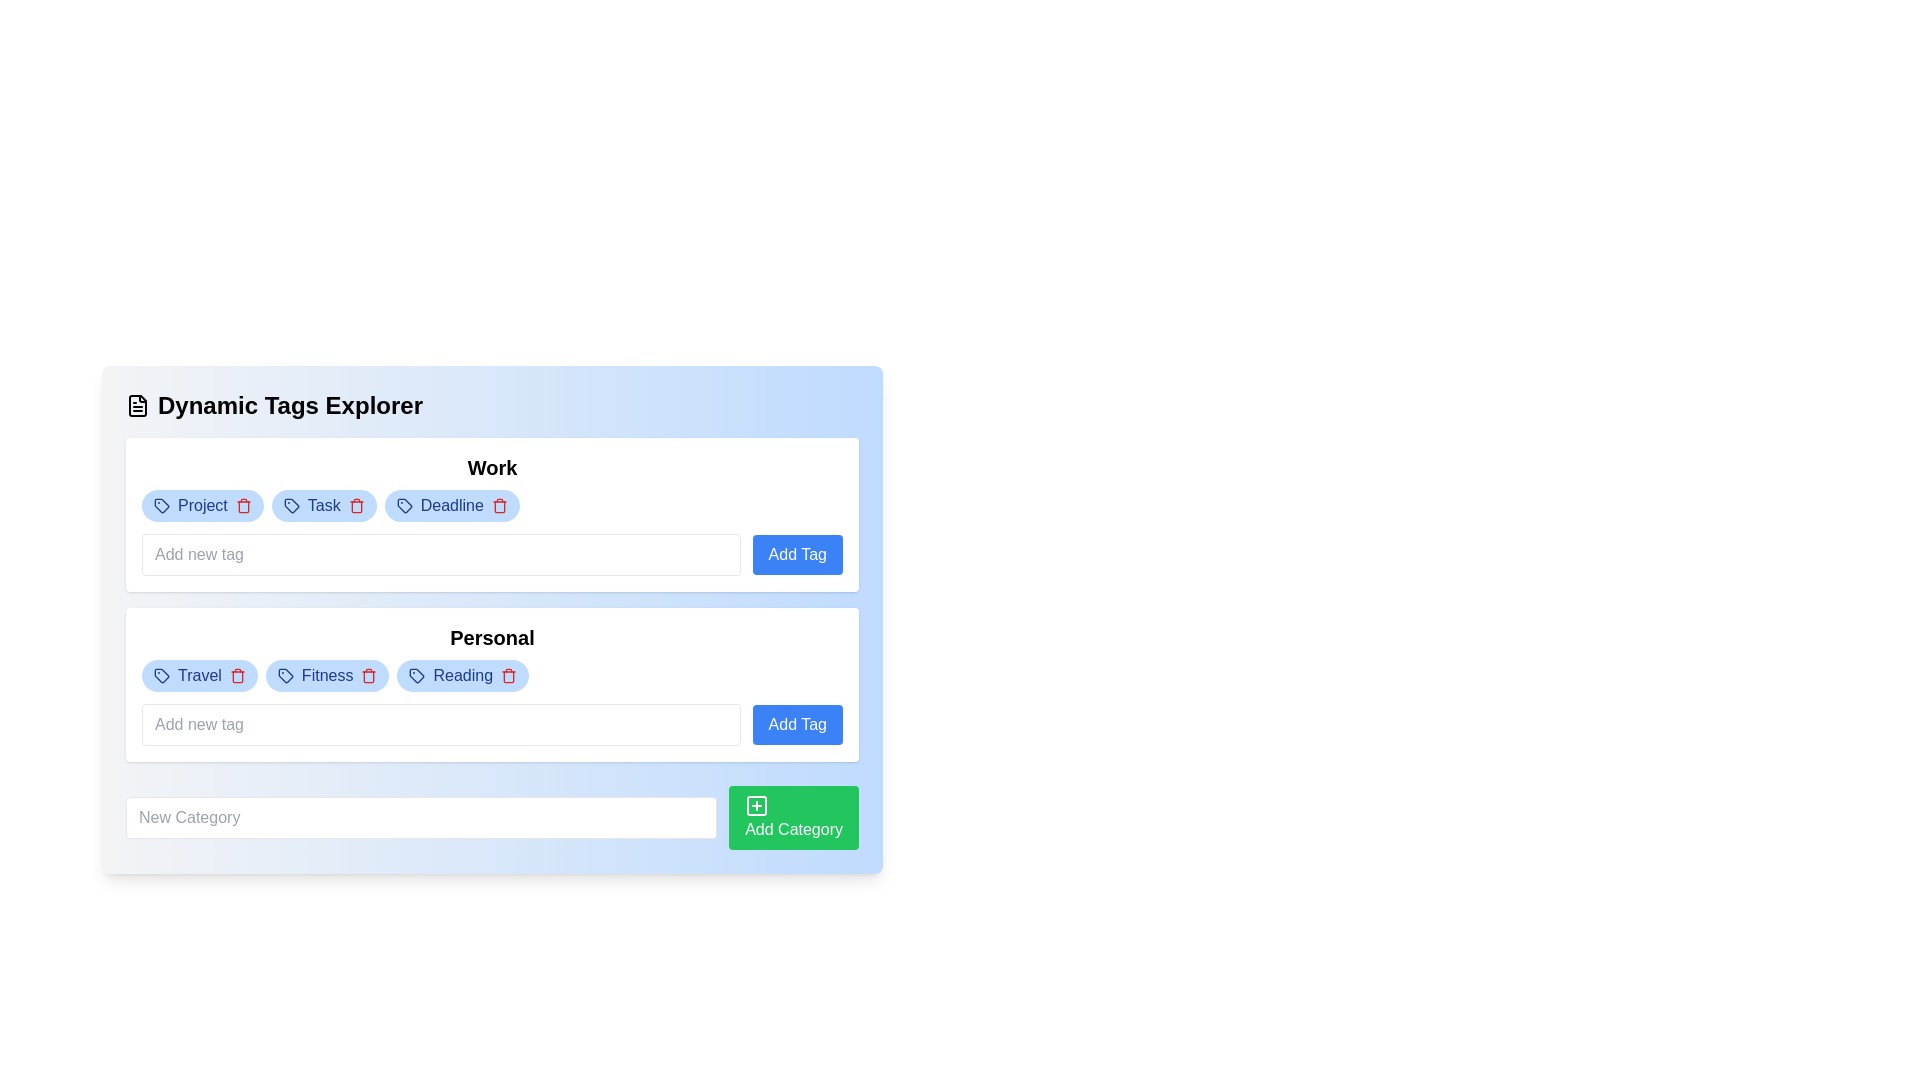 This screenshot has width=1920, height=1080. I want to click on the 24x24-pixel SVG icon with a blue border that precedes the label 'Project' in the 'Work' section, so click(162, 504).